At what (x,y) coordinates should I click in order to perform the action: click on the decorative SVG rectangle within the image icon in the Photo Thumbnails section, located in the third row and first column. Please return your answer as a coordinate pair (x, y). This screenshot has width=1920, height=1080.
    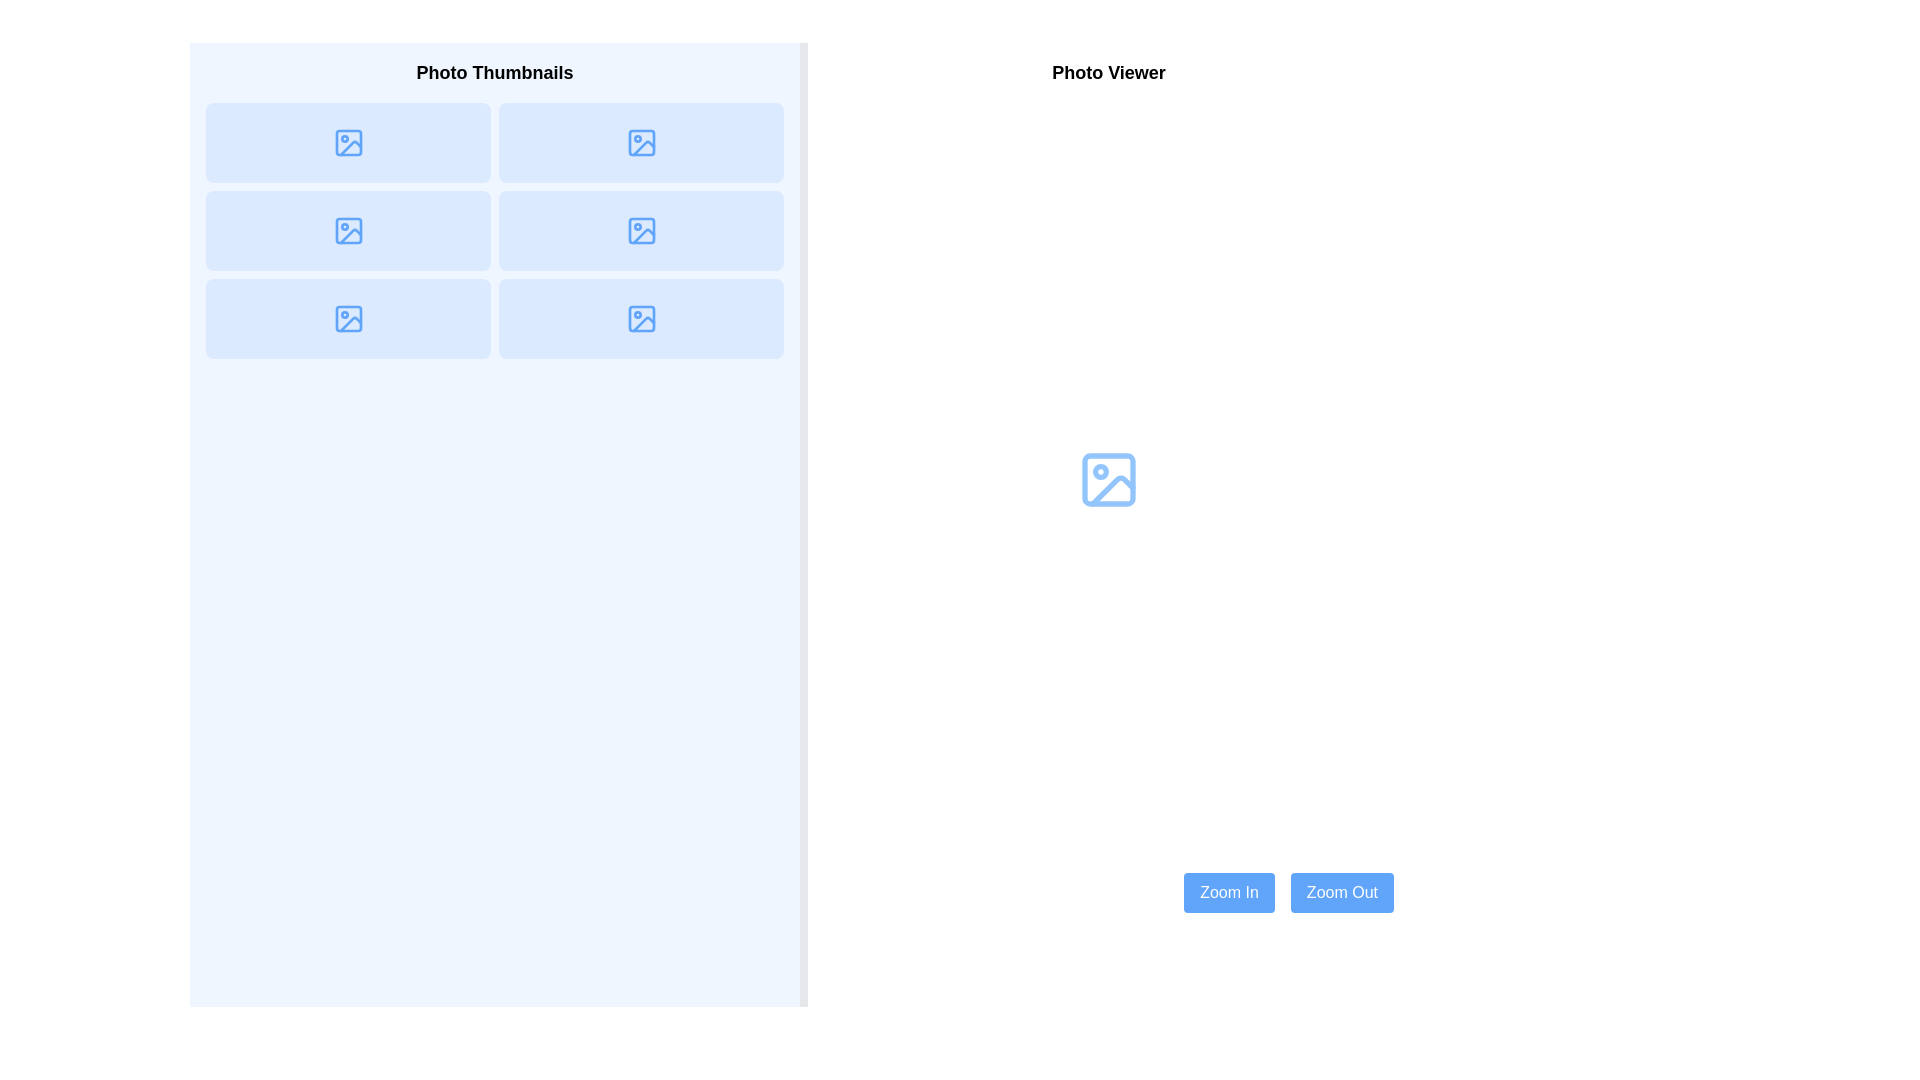
    Looking at the image, I should click on (348, 318).